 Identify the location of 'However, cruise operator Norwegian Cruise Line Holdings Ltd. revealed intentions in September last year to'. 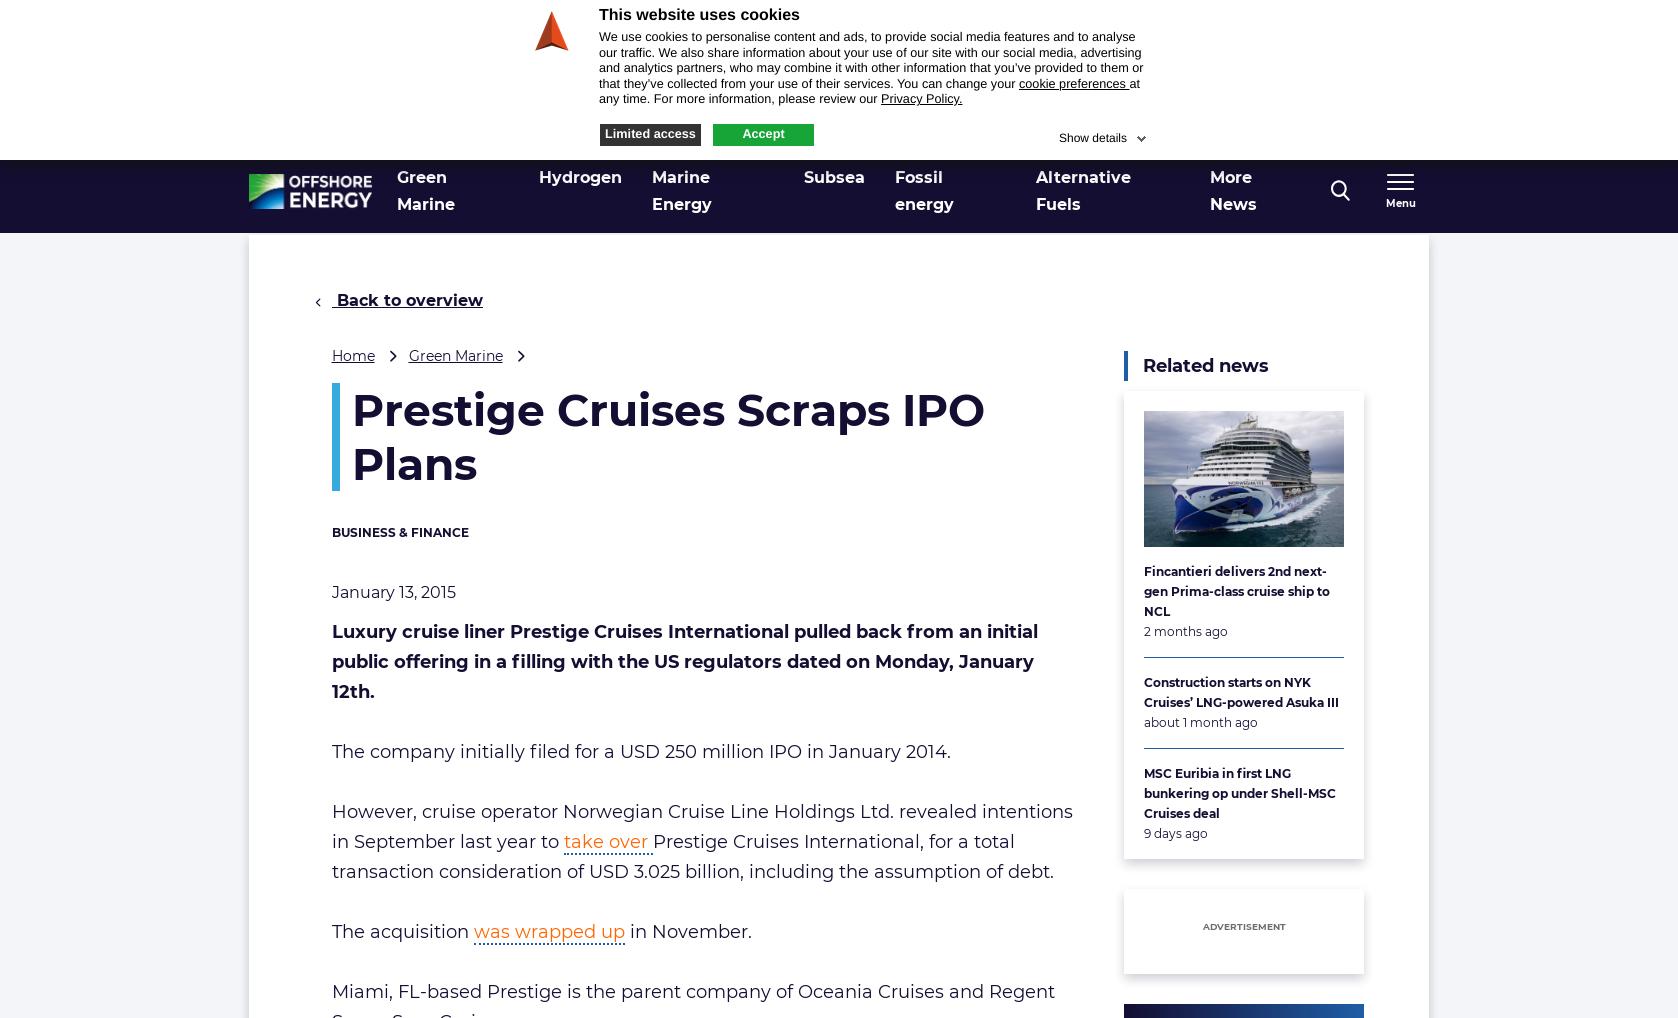
(700, 826).